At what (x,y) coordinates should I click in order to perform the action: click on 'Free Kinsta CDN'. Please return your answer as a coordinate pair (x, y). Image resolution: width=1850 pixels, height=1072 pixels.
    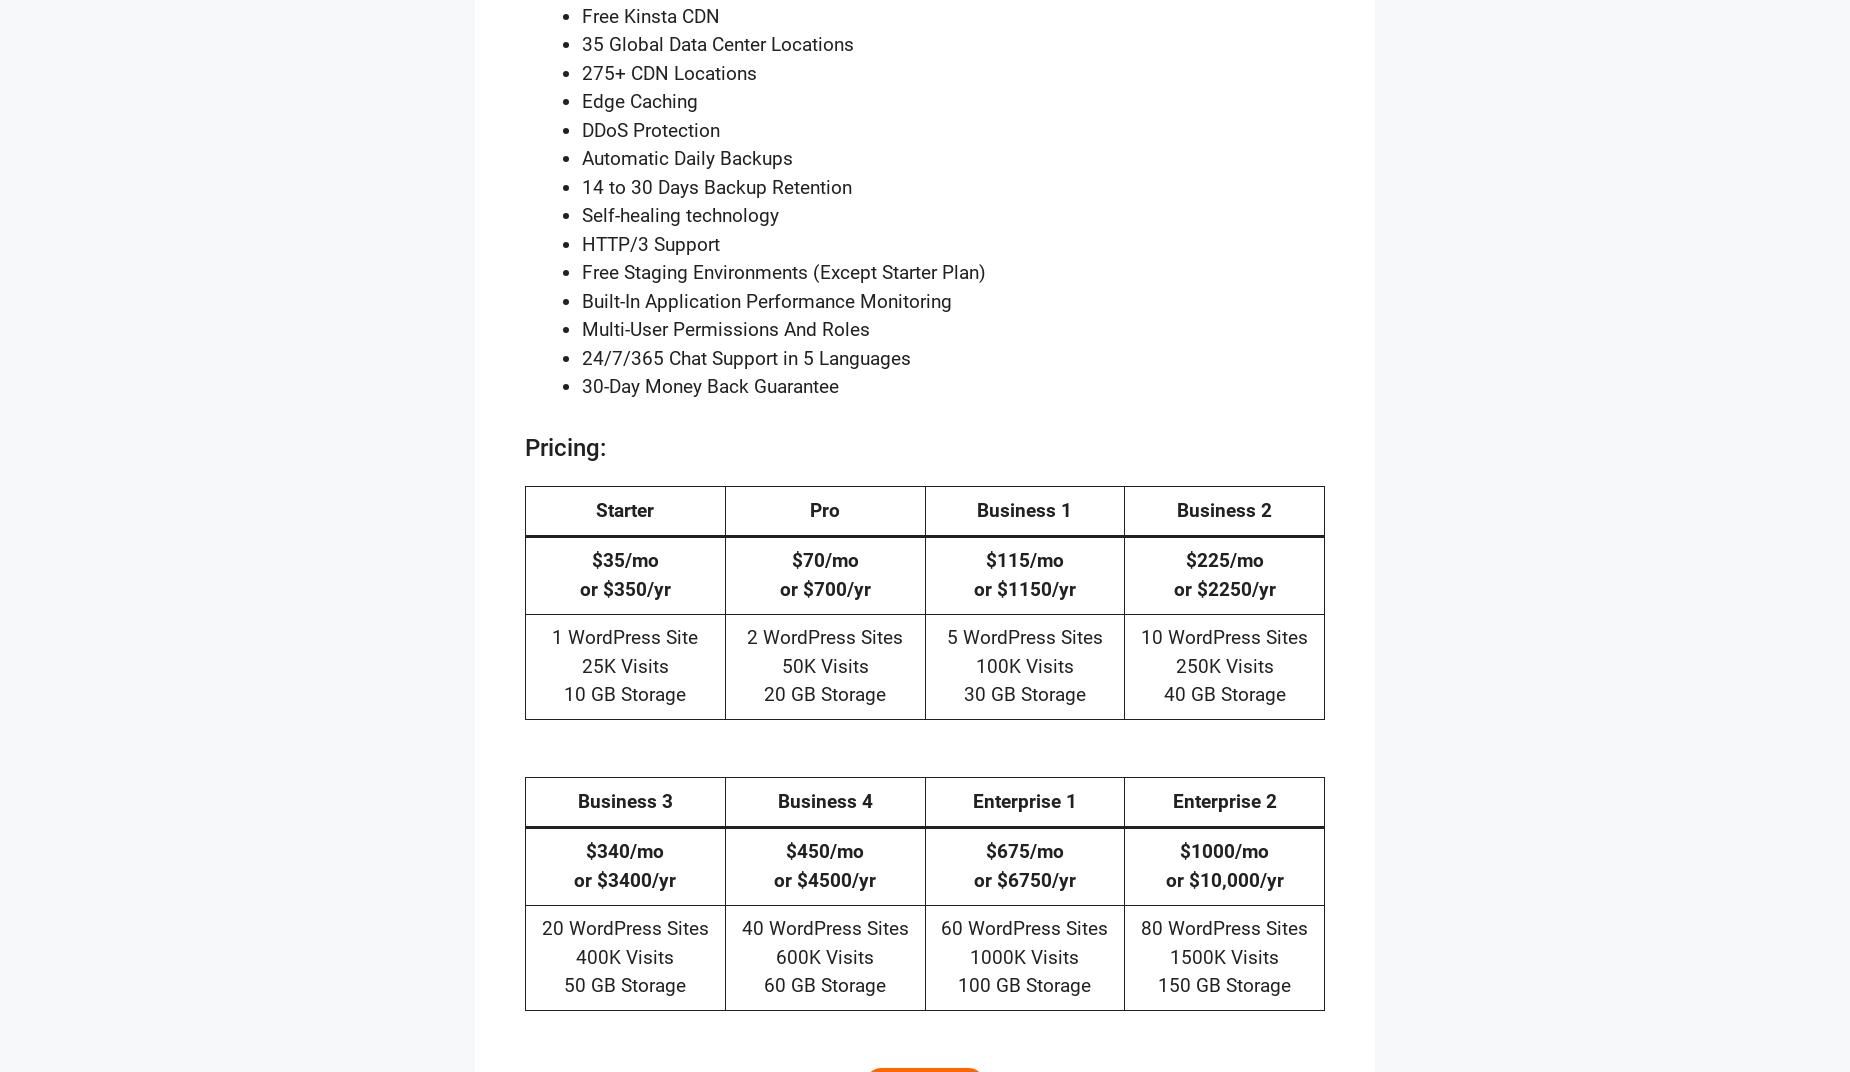
    Looking at the image, I should click on (651, 14).